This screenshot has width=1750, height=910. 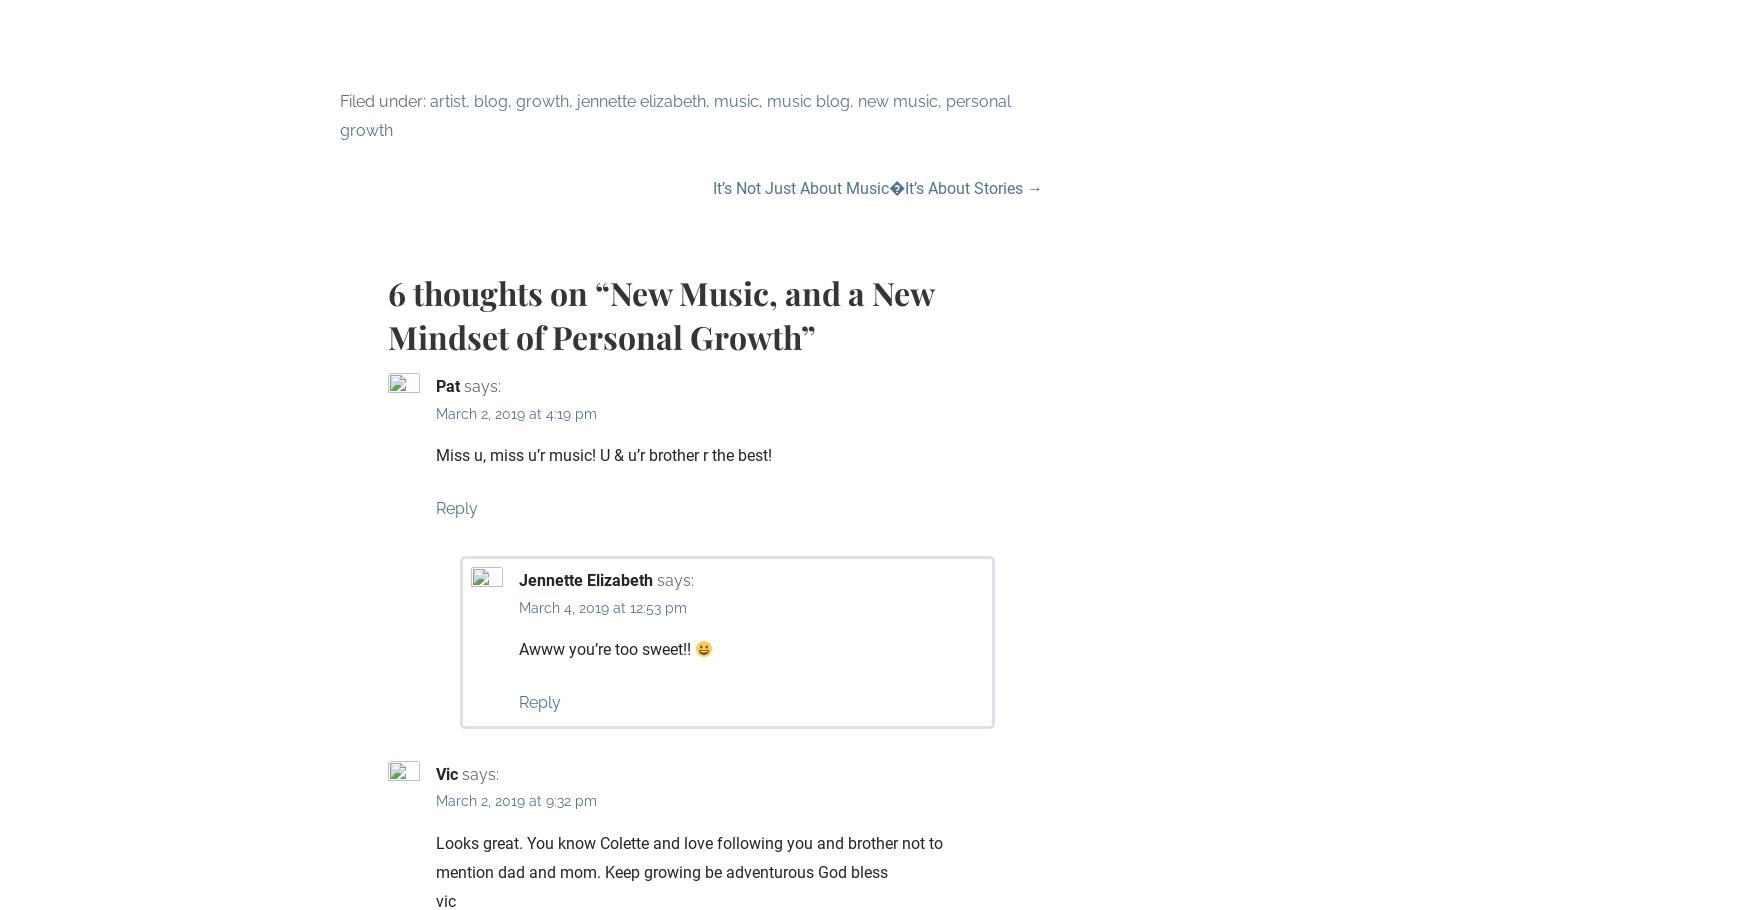 I want to click on 'music', so click(x=736, y=101).